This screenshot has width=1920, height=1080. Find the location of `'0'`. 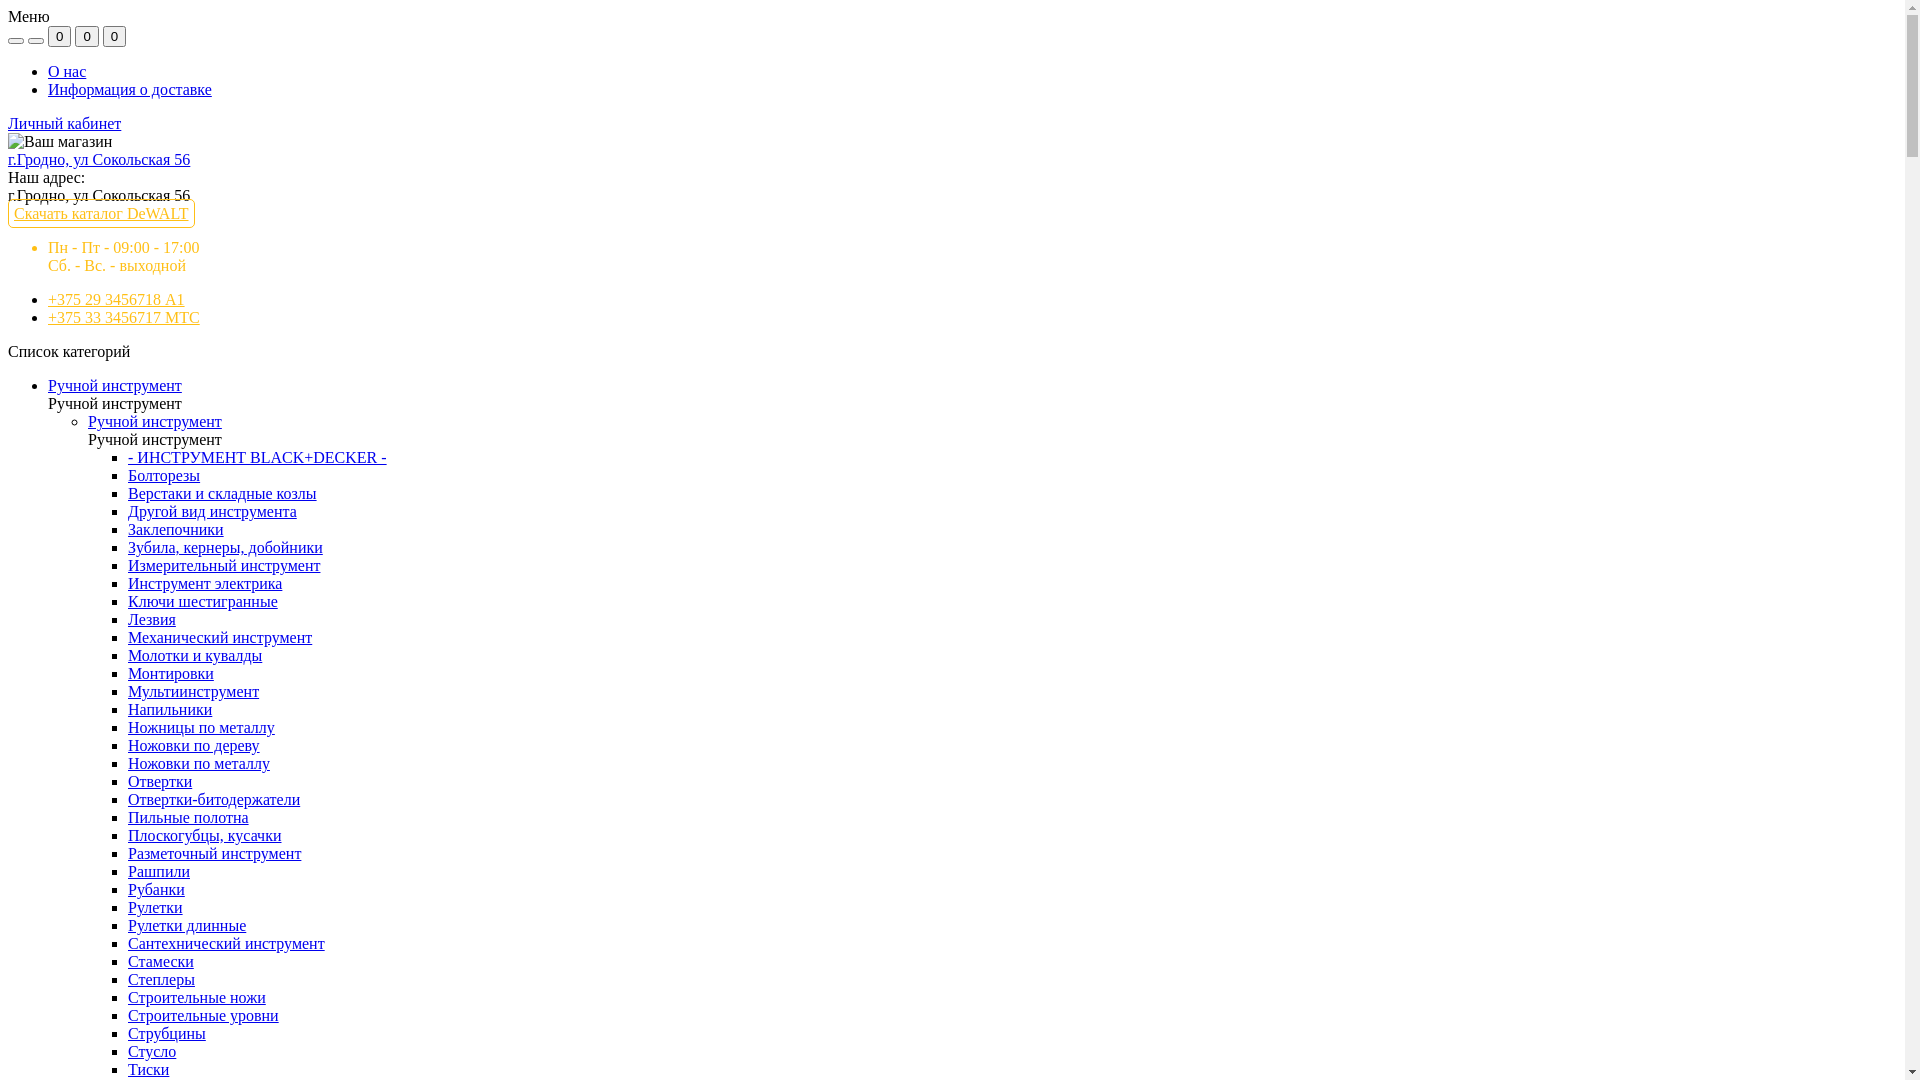

'0' is located at coordinates (85, 36).